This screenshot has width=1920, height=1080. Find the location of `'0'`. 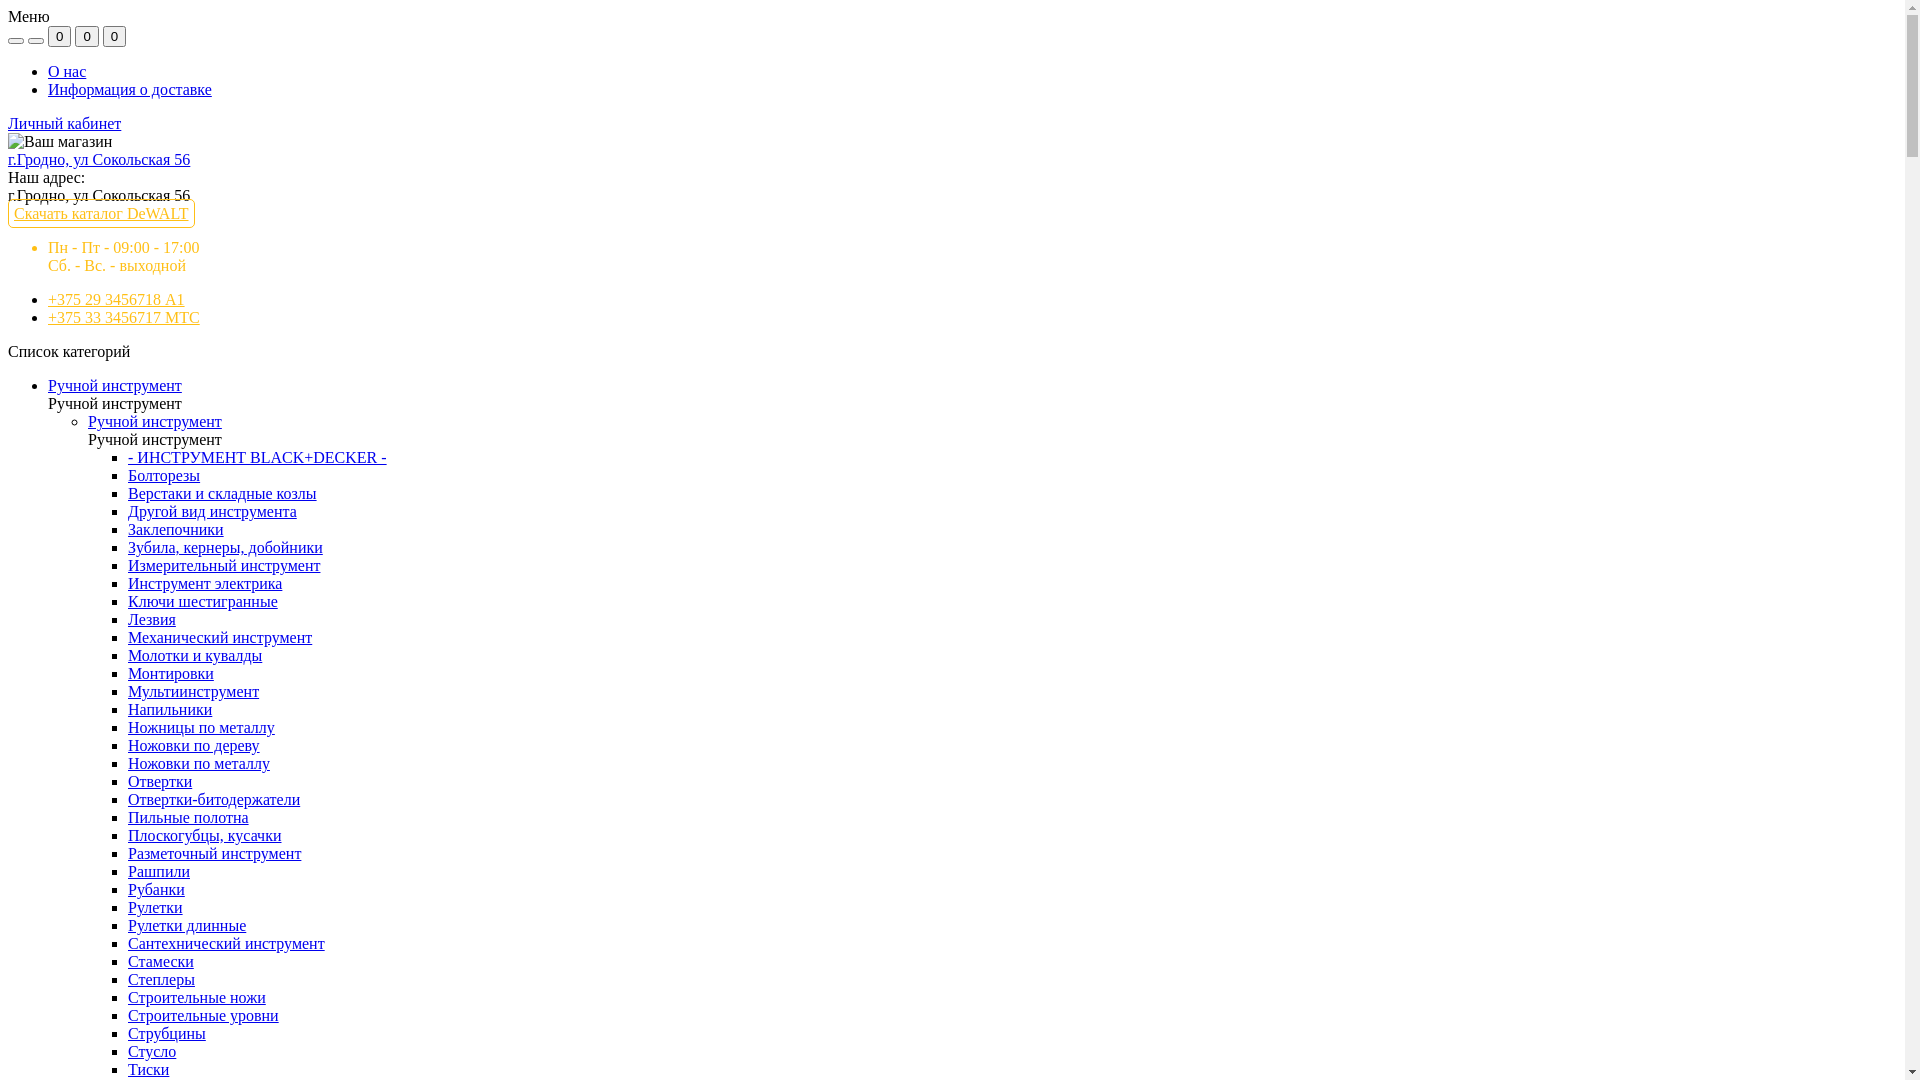

'0' is located at coordinates (85, 36).